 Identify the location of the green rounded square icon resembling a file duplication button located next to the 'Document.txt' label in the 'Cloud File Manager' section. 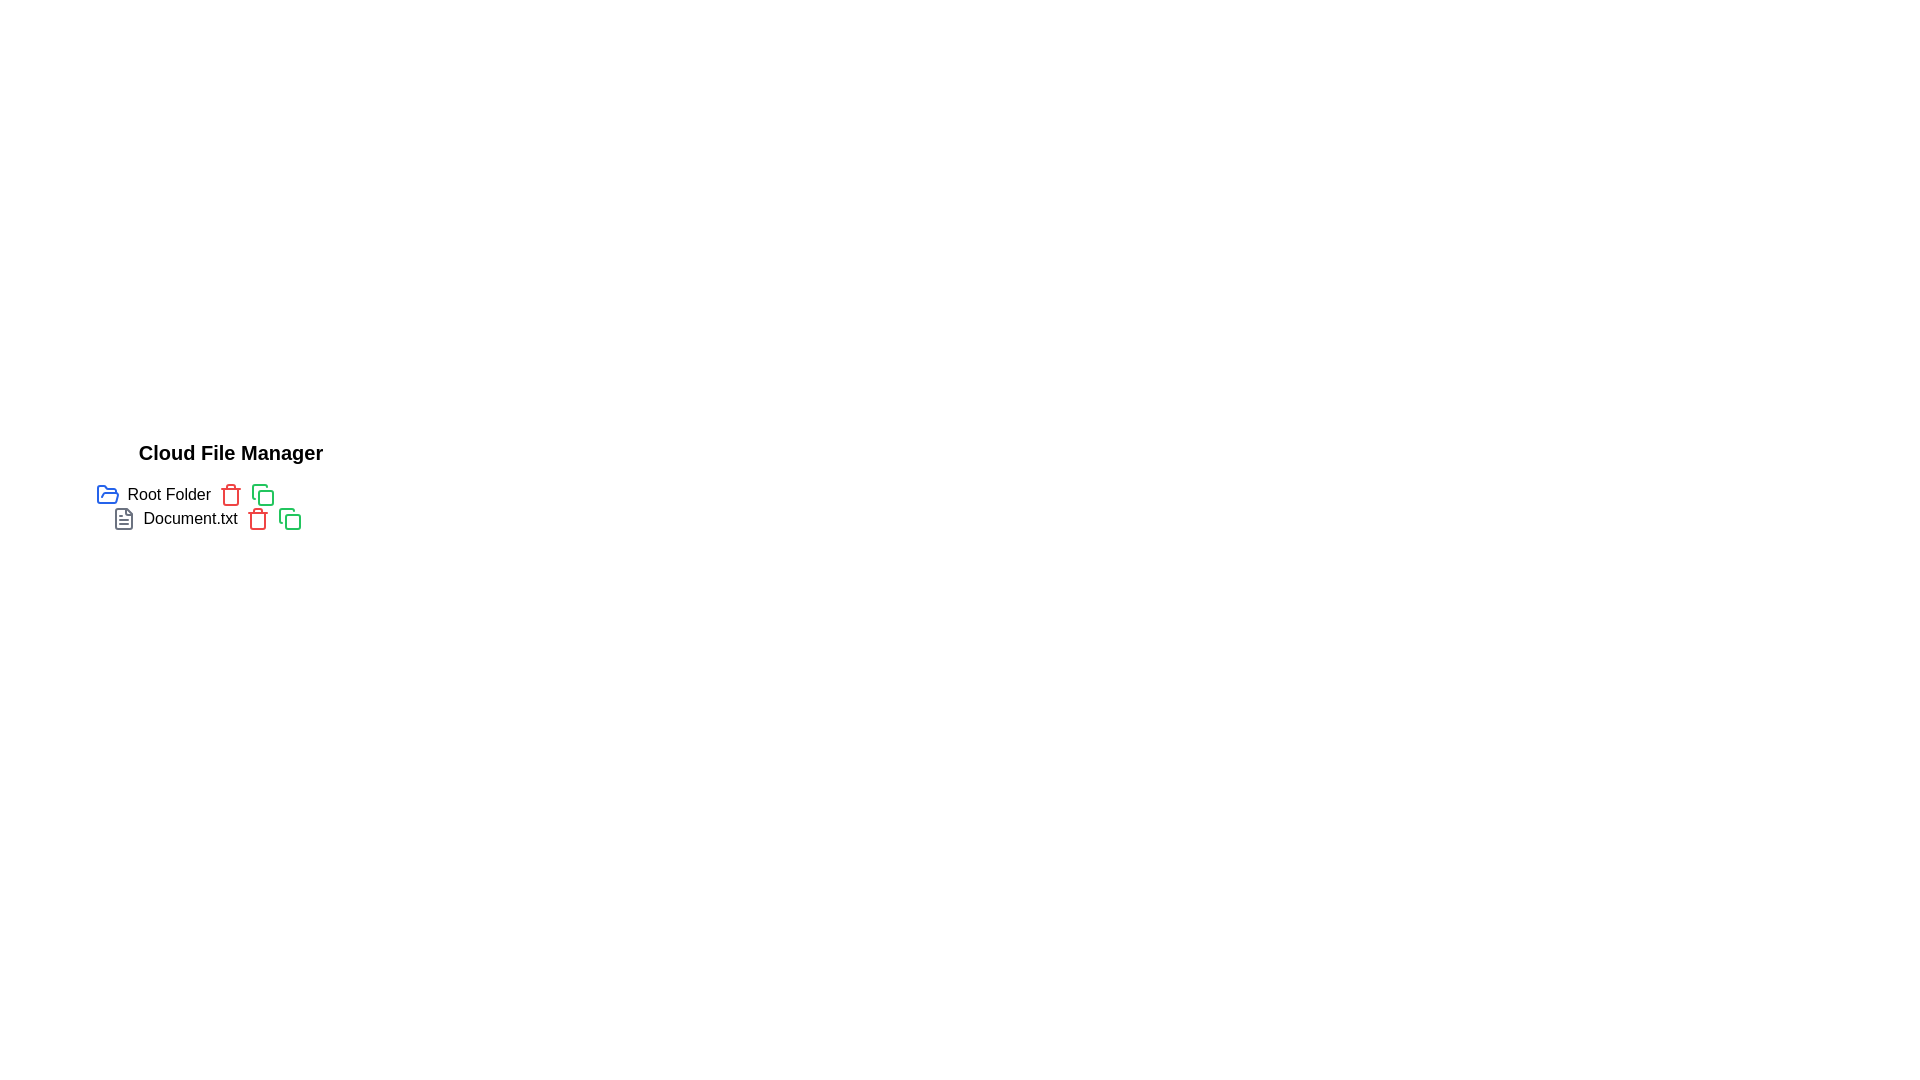
(291, 520).